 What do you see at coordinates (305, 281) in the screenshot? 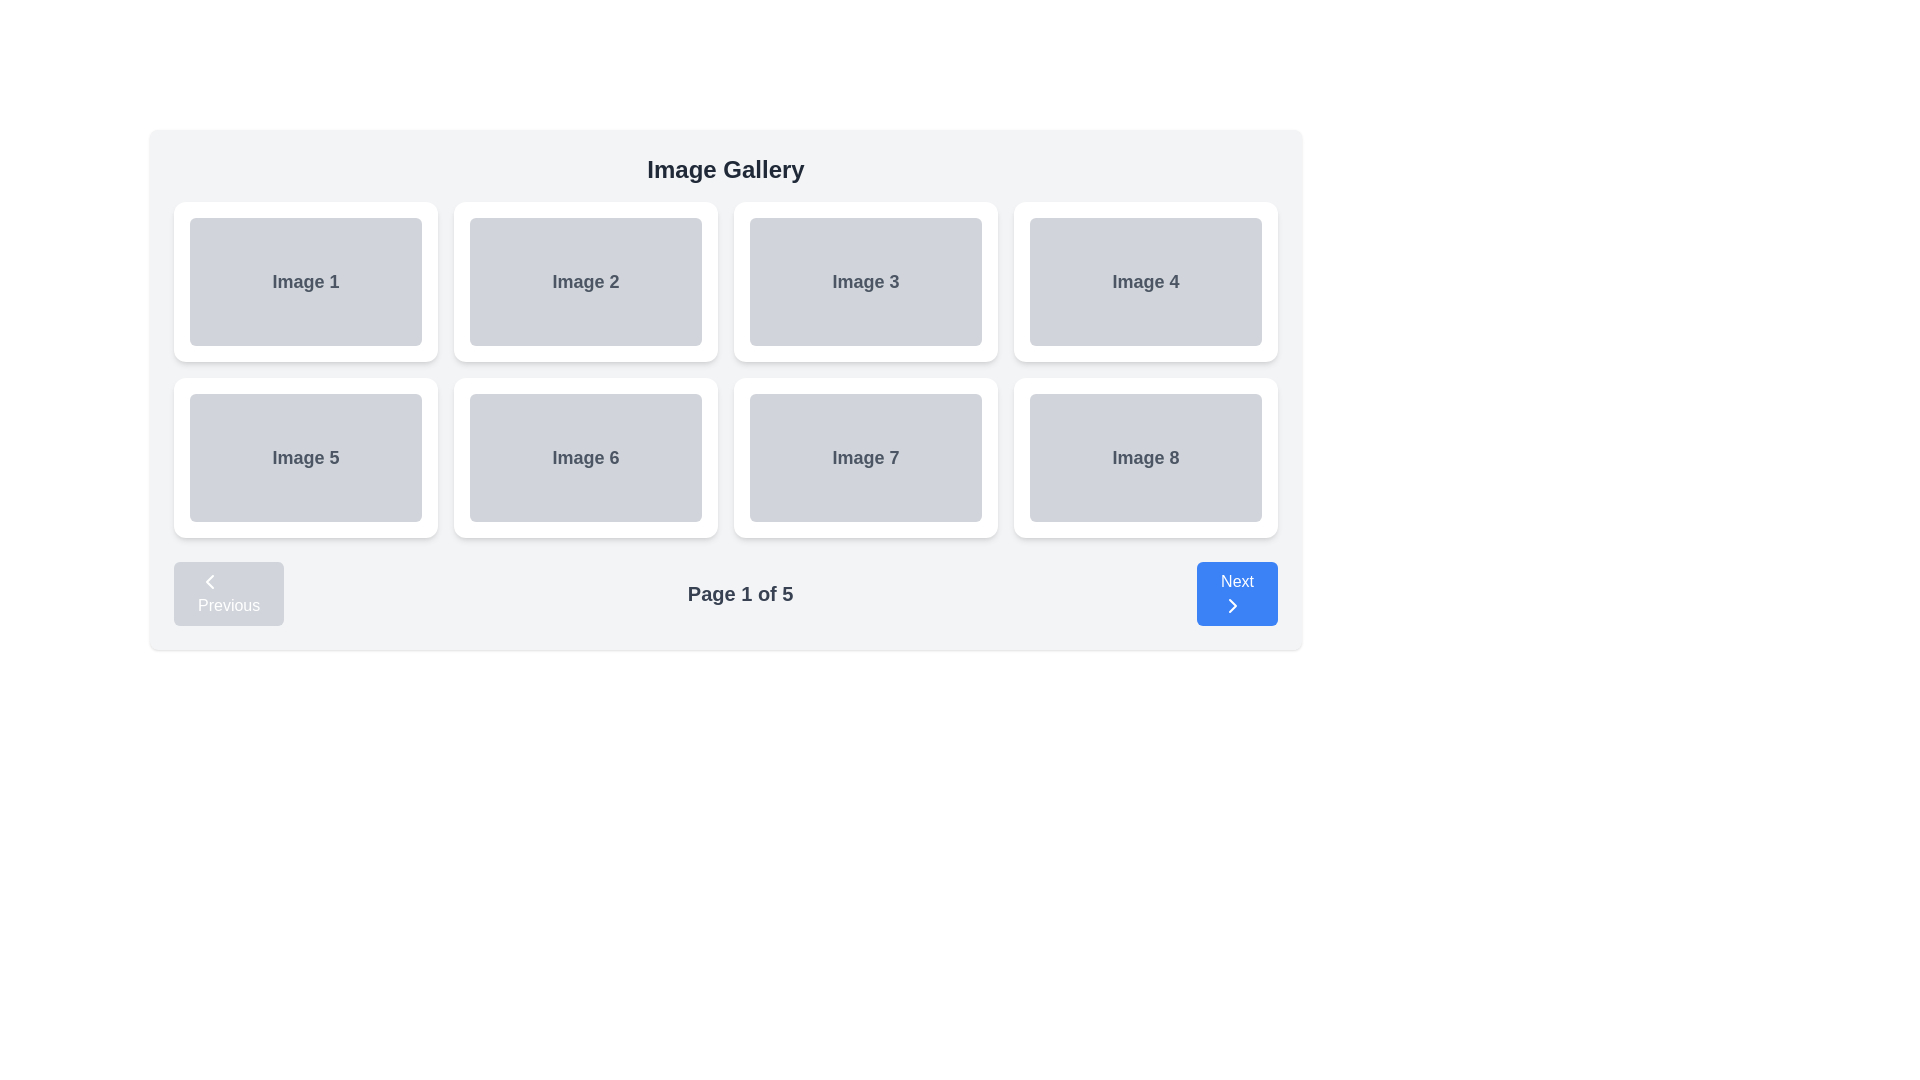
I see `the descriptive text label for the first image in the top-left cell of the 'Image Gallery' grid layout` at bounding box center [305, 281].